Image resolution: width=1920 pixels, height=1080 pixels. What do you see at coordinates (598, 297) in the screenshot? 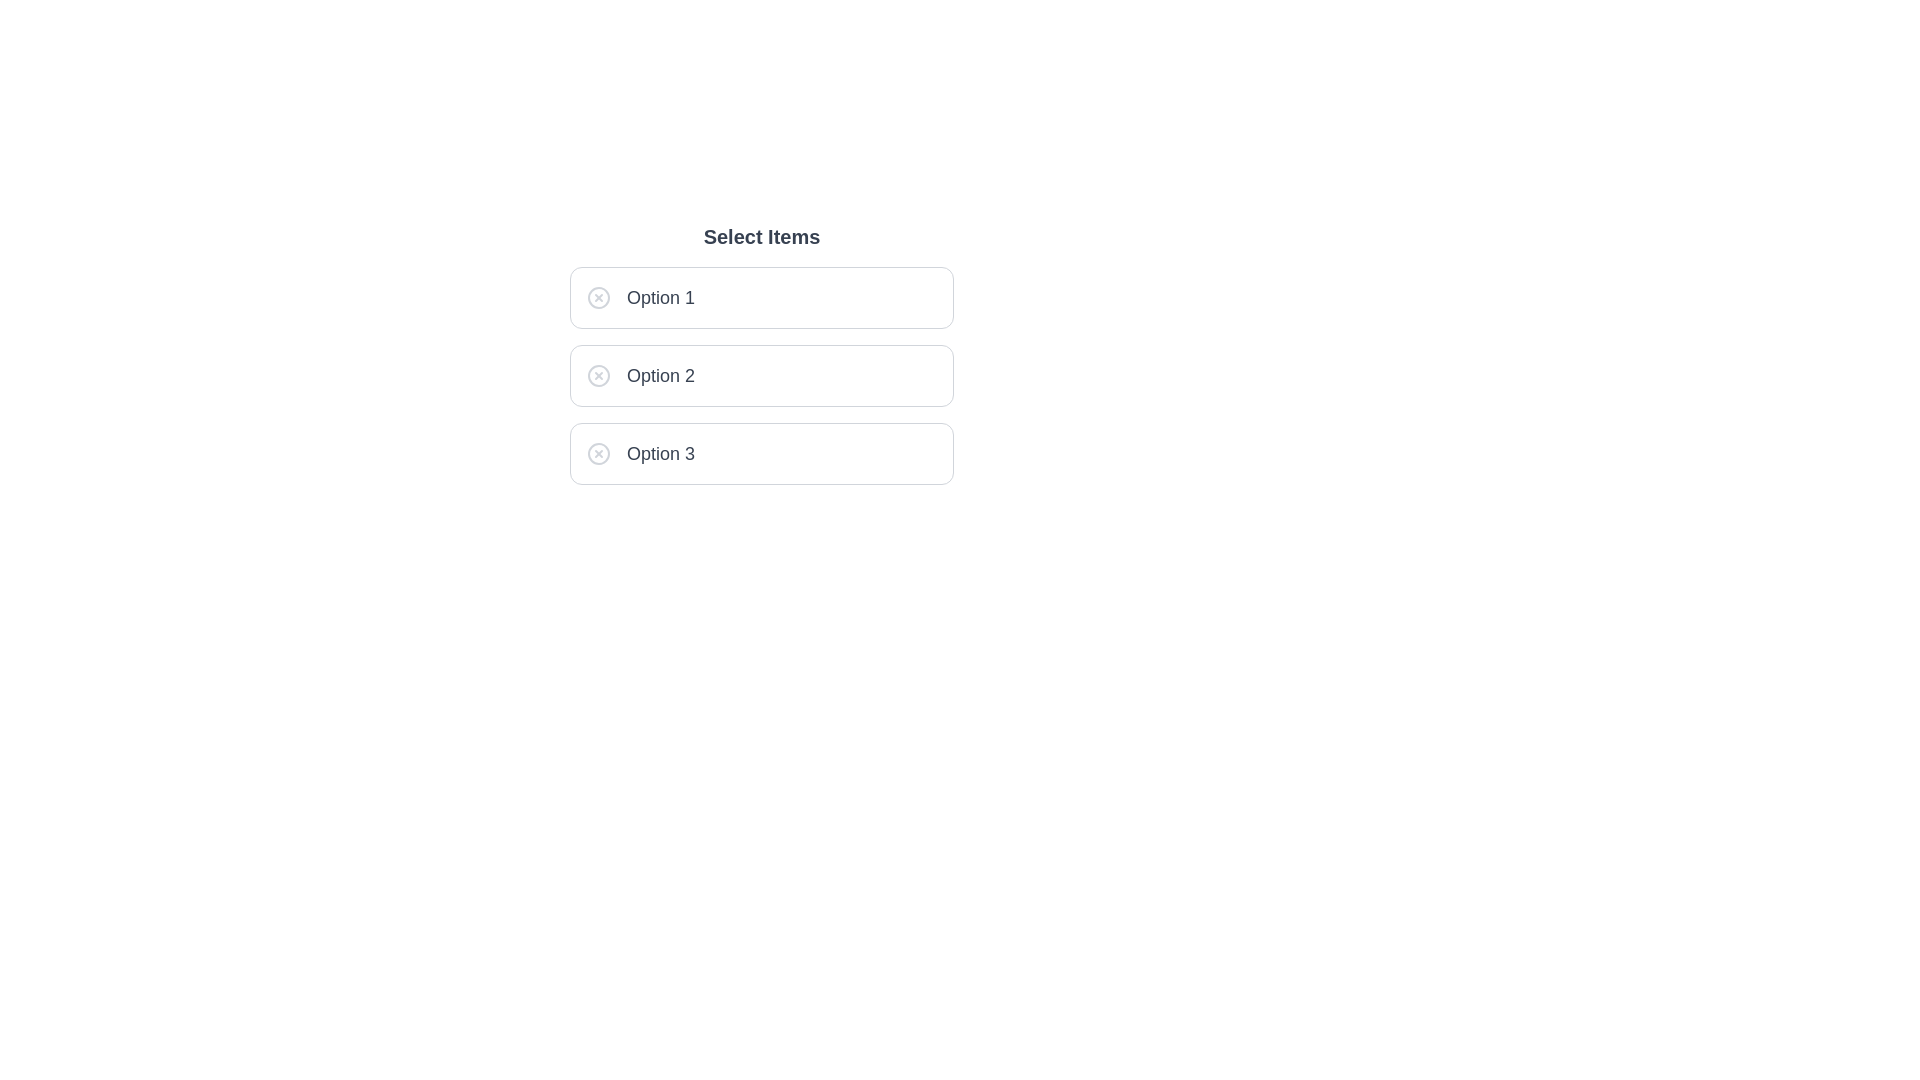
I see `the circular outline of the 'Option 1' entry in the vertical list, which is represented as an SVG element` at bounding box center [598, 297].